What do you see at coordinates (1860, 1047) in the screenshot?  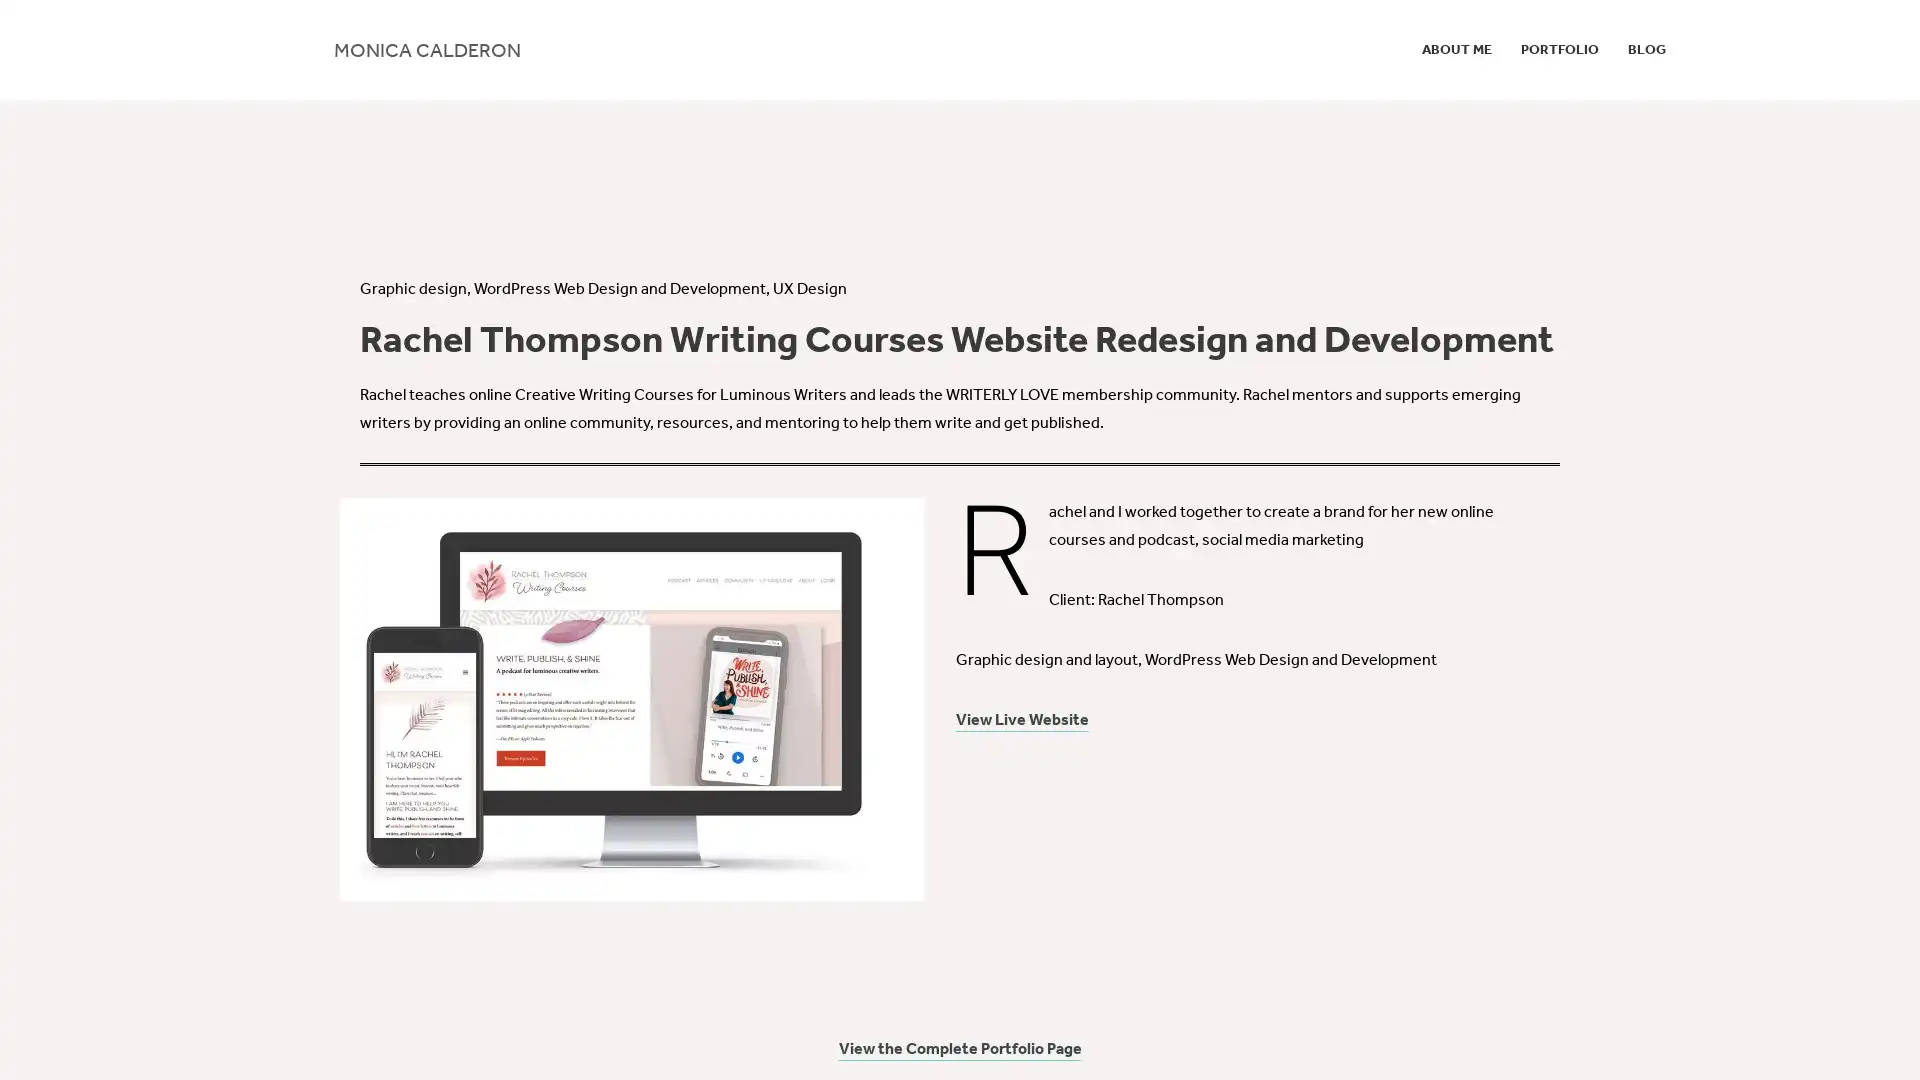 I see `Accept All` at bounding box center [1860, 1047].